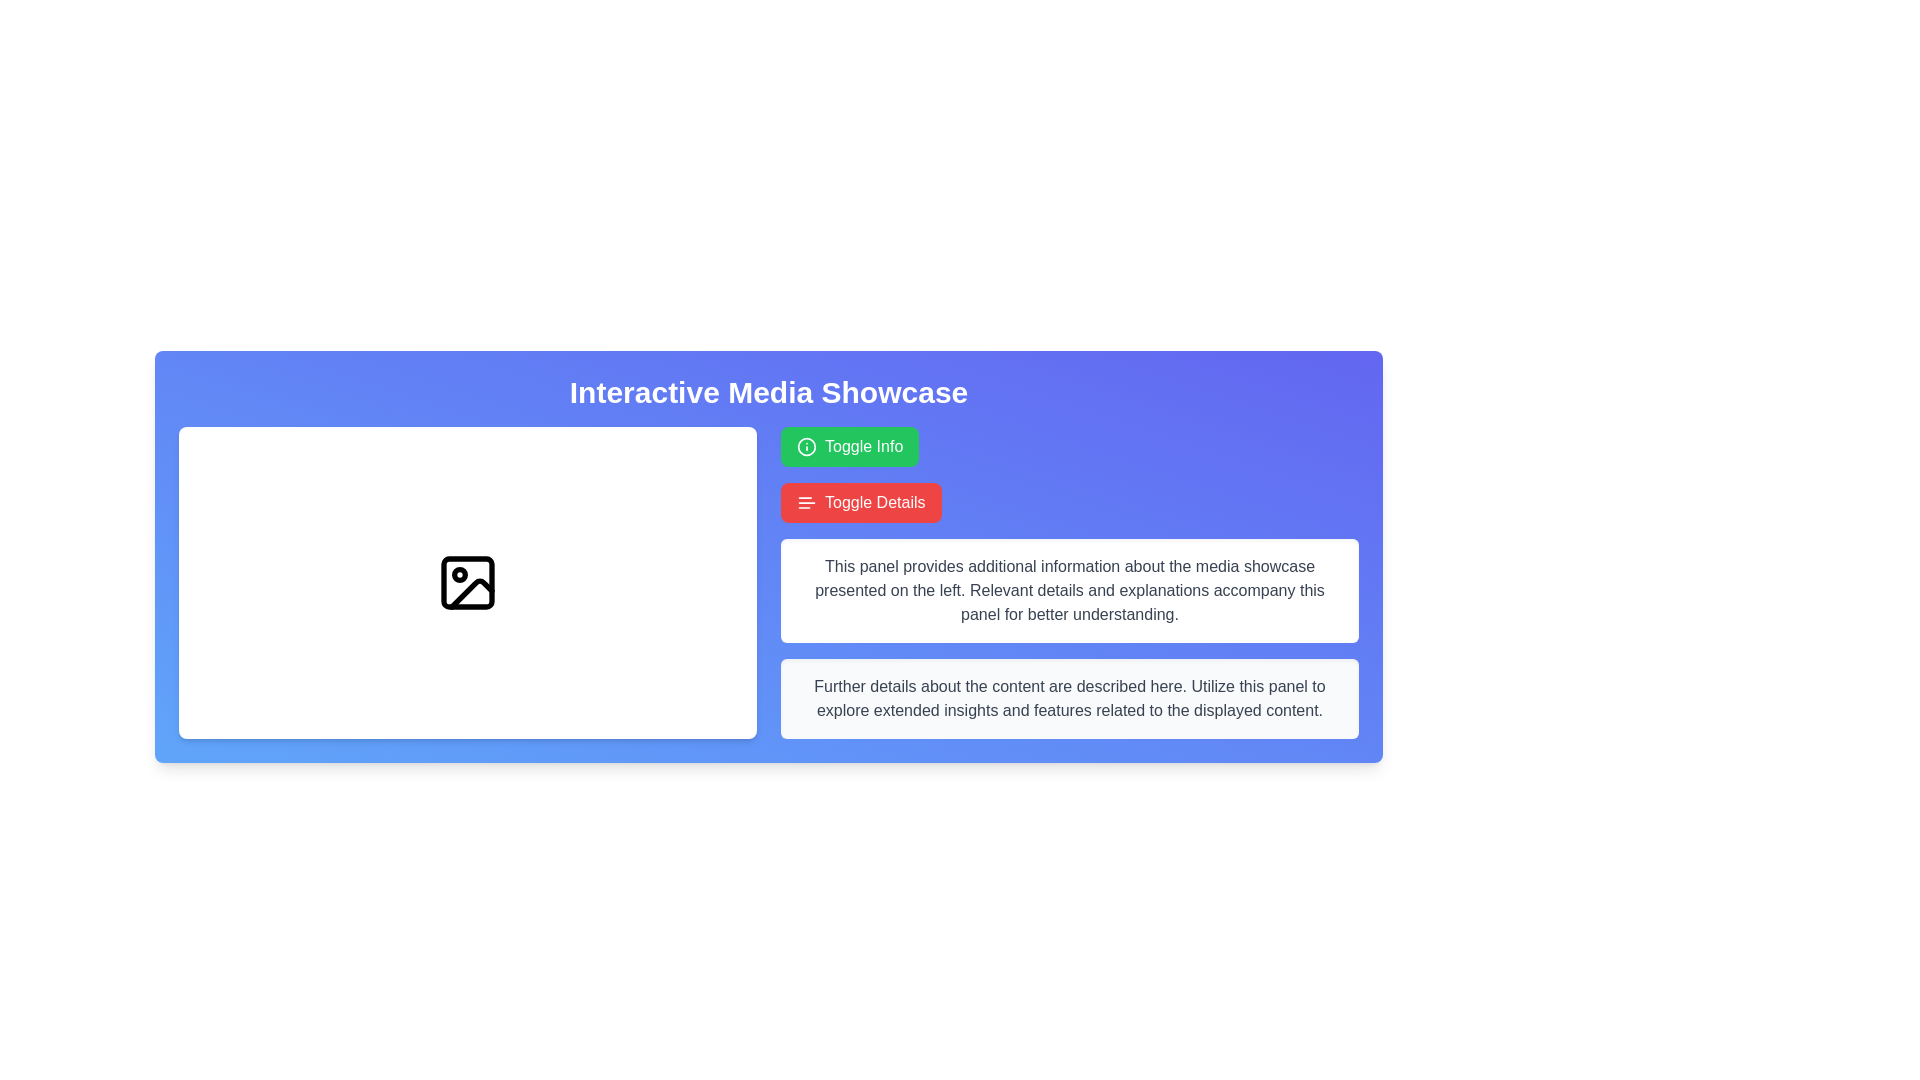 The image size is (1920, 1080). I want to click on the informational indicator icon located centrally within the green 'Toggle Info' button at the upper left section of the interface, so click(806, 446).